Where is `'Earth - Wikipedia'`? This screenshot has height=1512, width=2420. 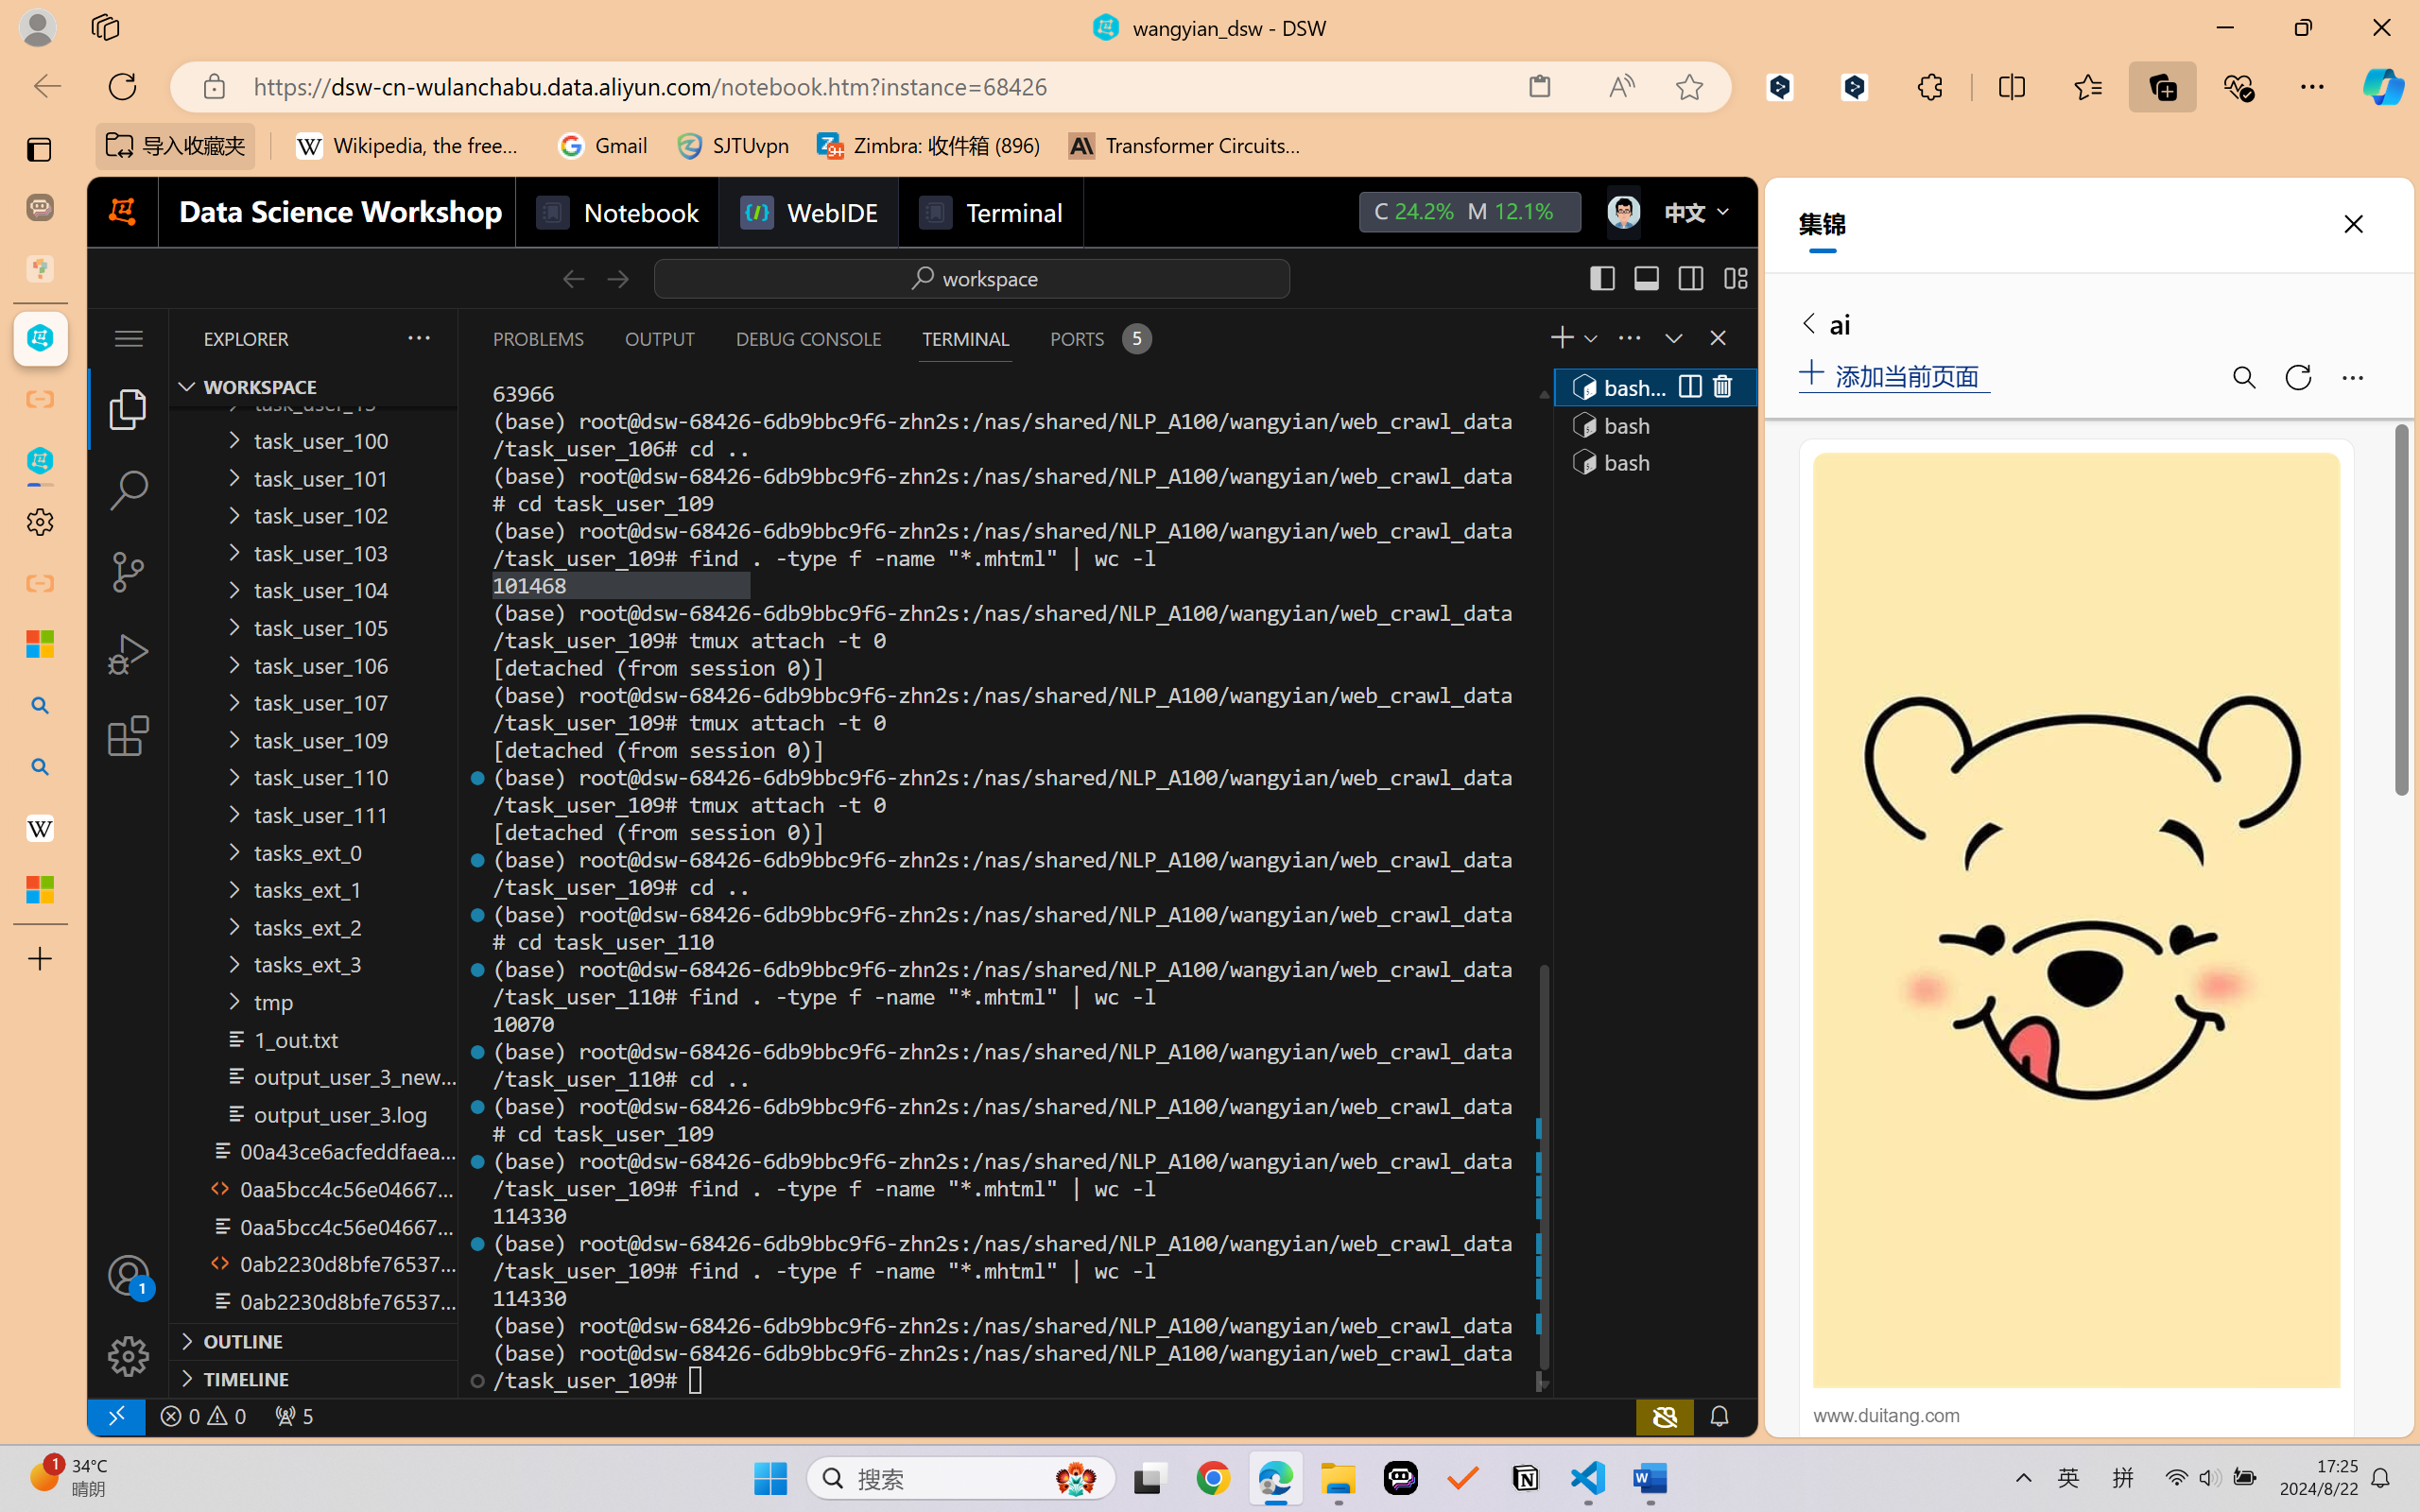
'Earth - Wikipedia' is located at coordinates (39, 827).